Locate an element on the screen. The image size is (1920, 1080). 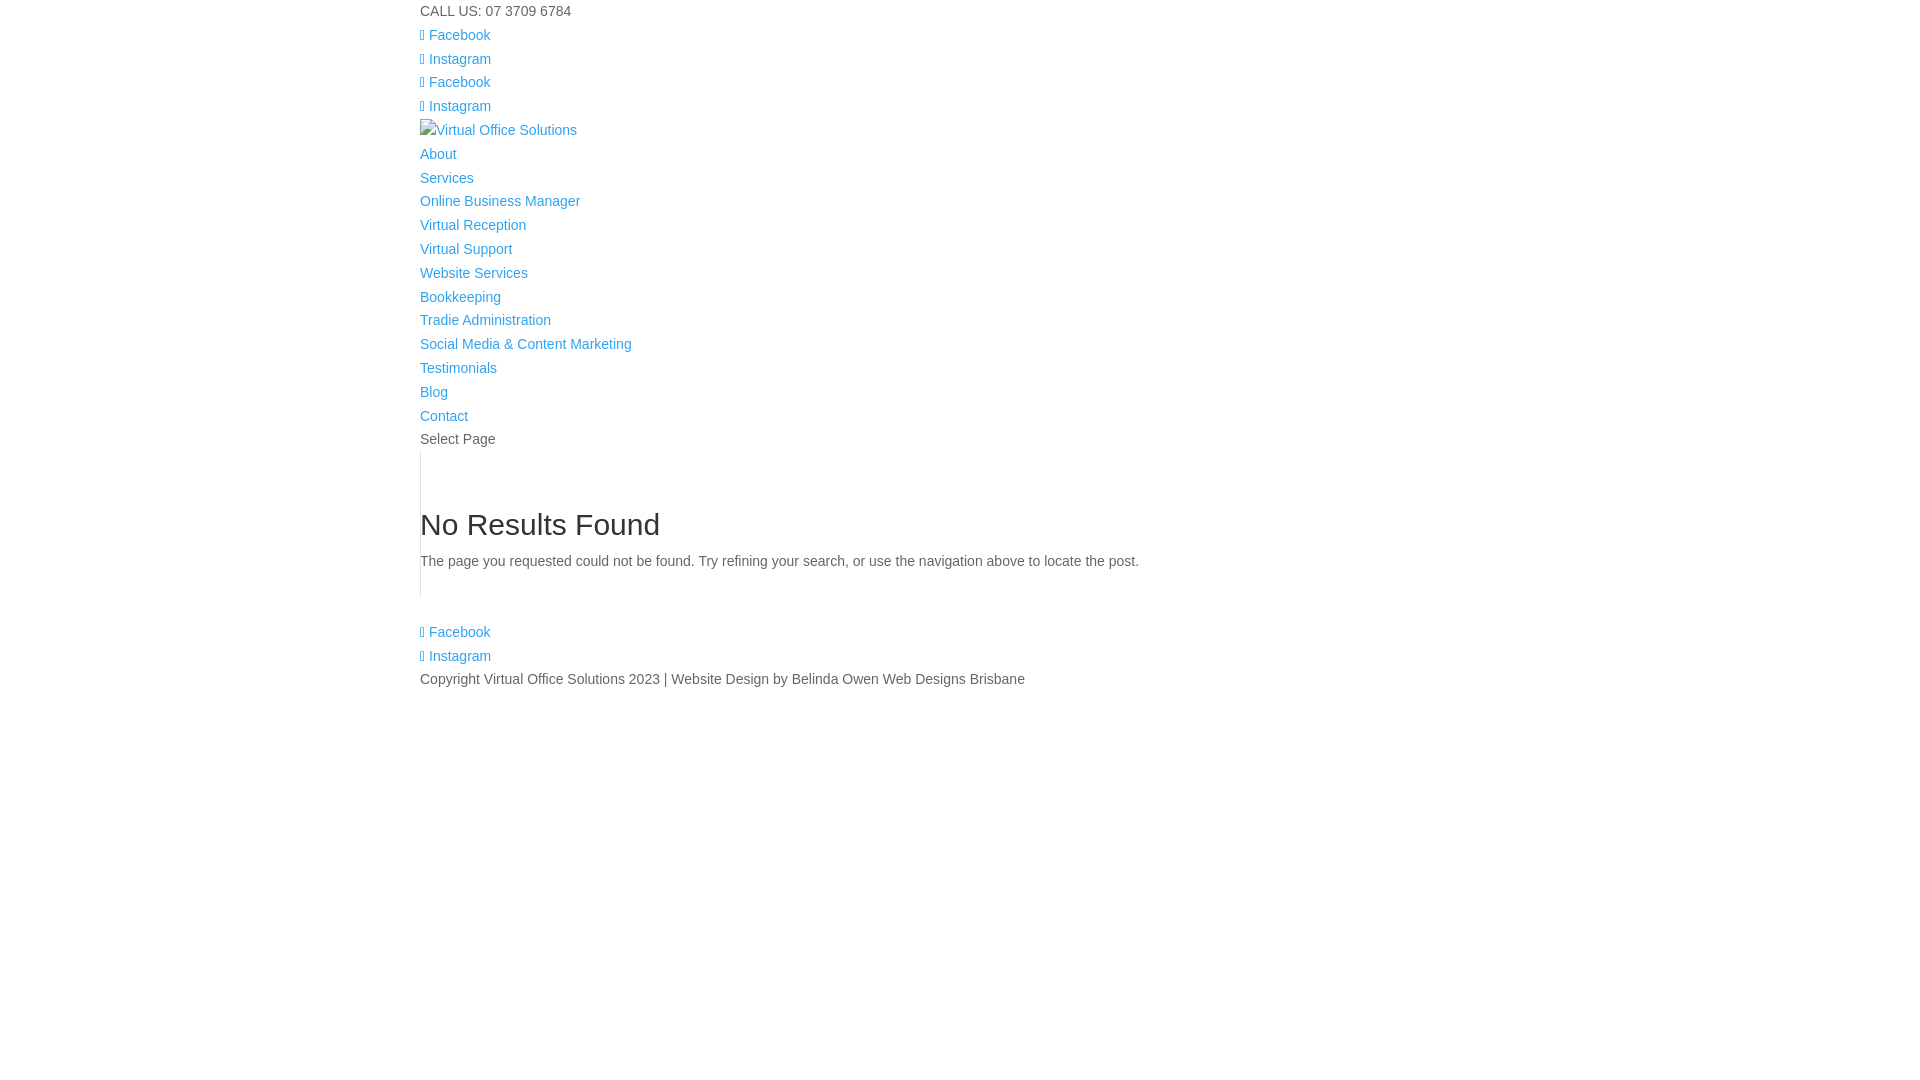
'Facebook' is located at coordinates (454, 80).